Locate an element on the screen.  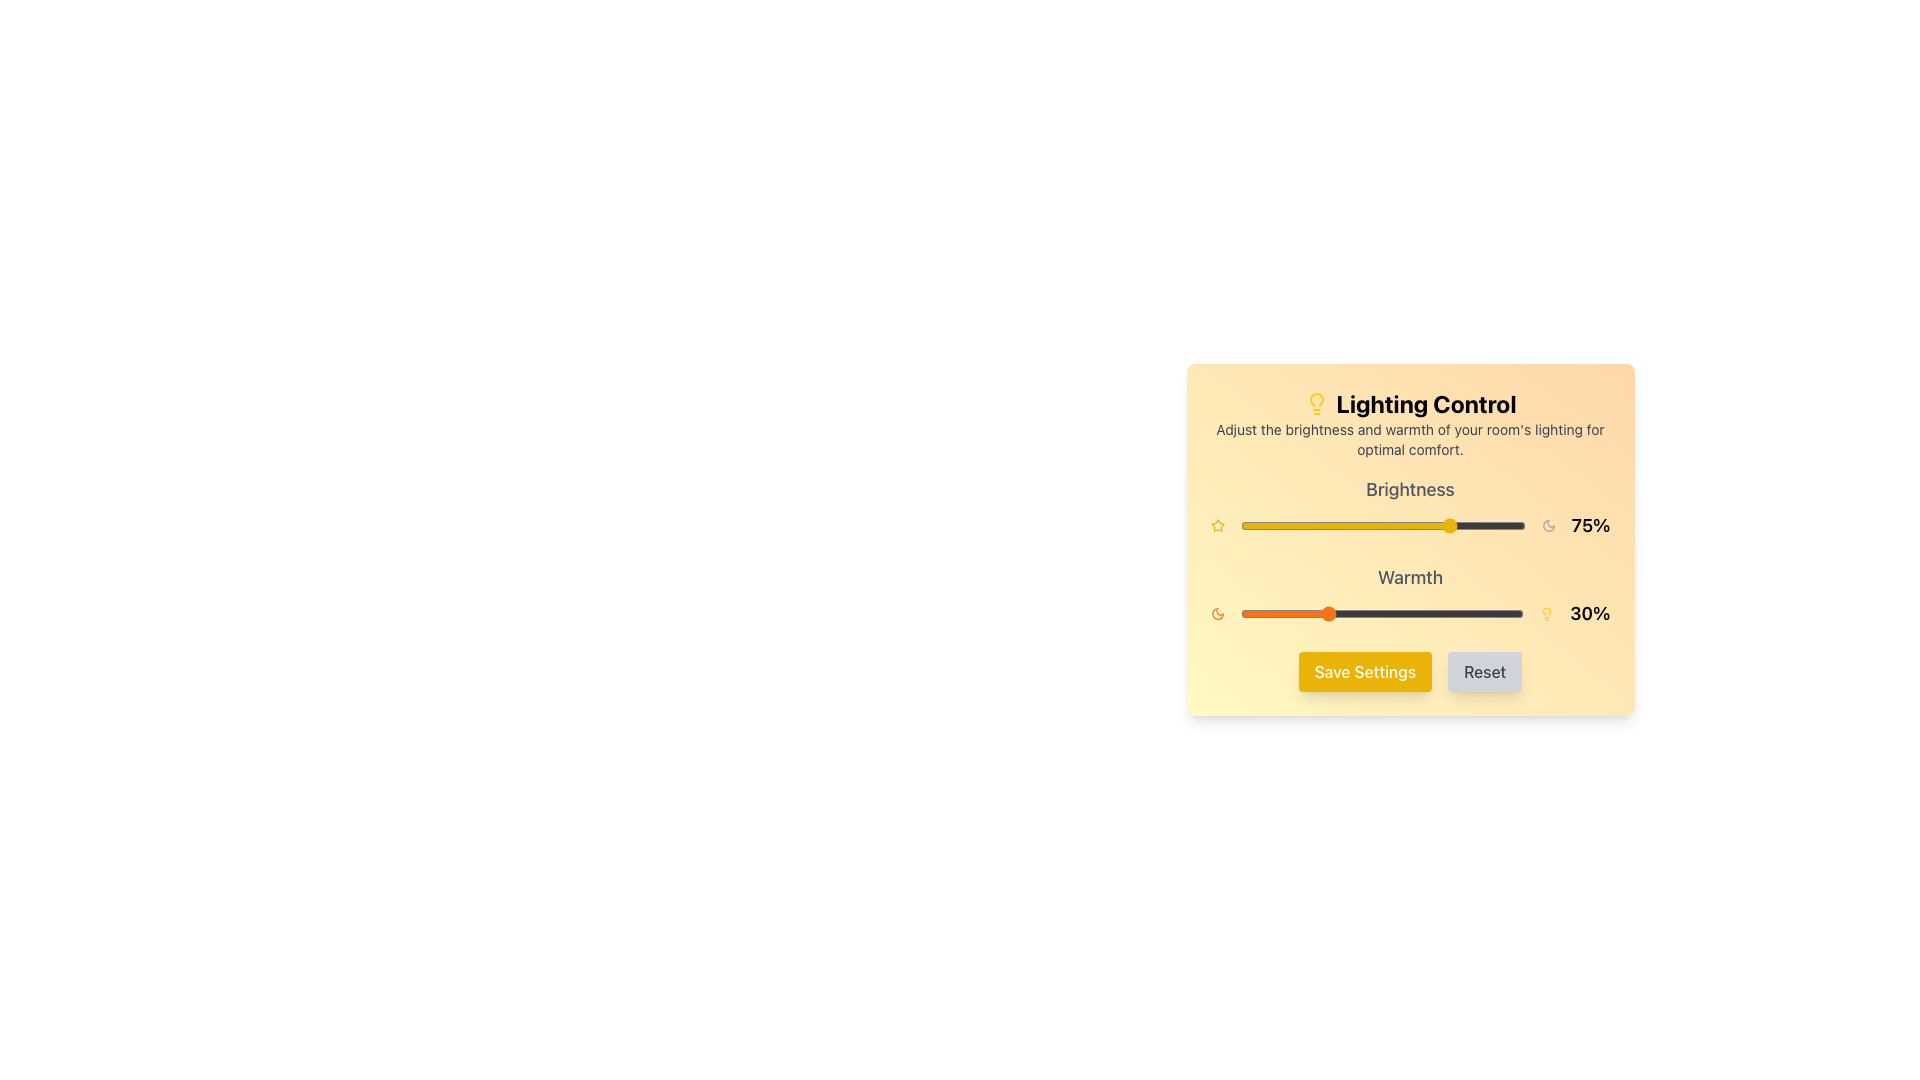
brightness is located at coordinates (1256, 524).